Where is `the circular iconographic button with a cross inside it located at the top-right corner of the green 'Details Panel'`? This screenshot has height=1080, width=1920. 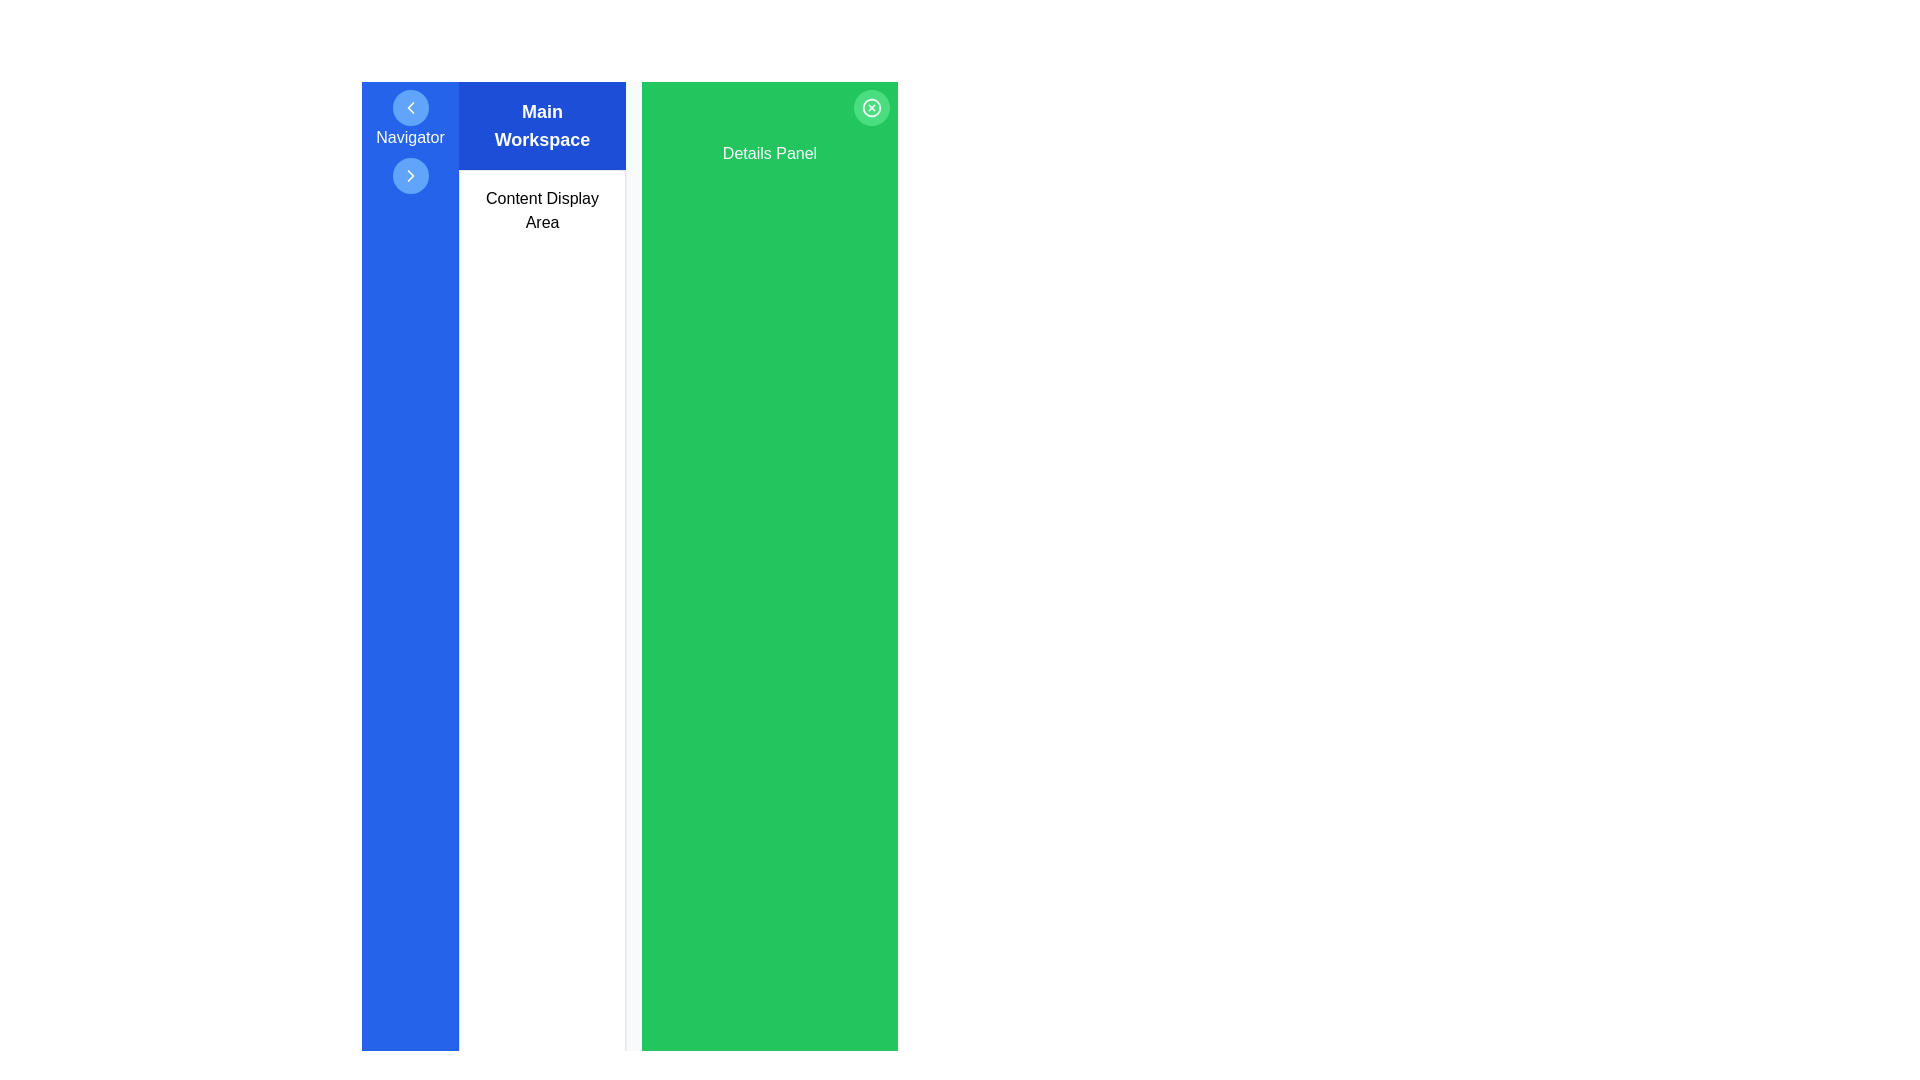
the circular iconographic button with a cross inside it located at the top-right corner of the green 'Details Panel' is located at coordinates (872, 108).